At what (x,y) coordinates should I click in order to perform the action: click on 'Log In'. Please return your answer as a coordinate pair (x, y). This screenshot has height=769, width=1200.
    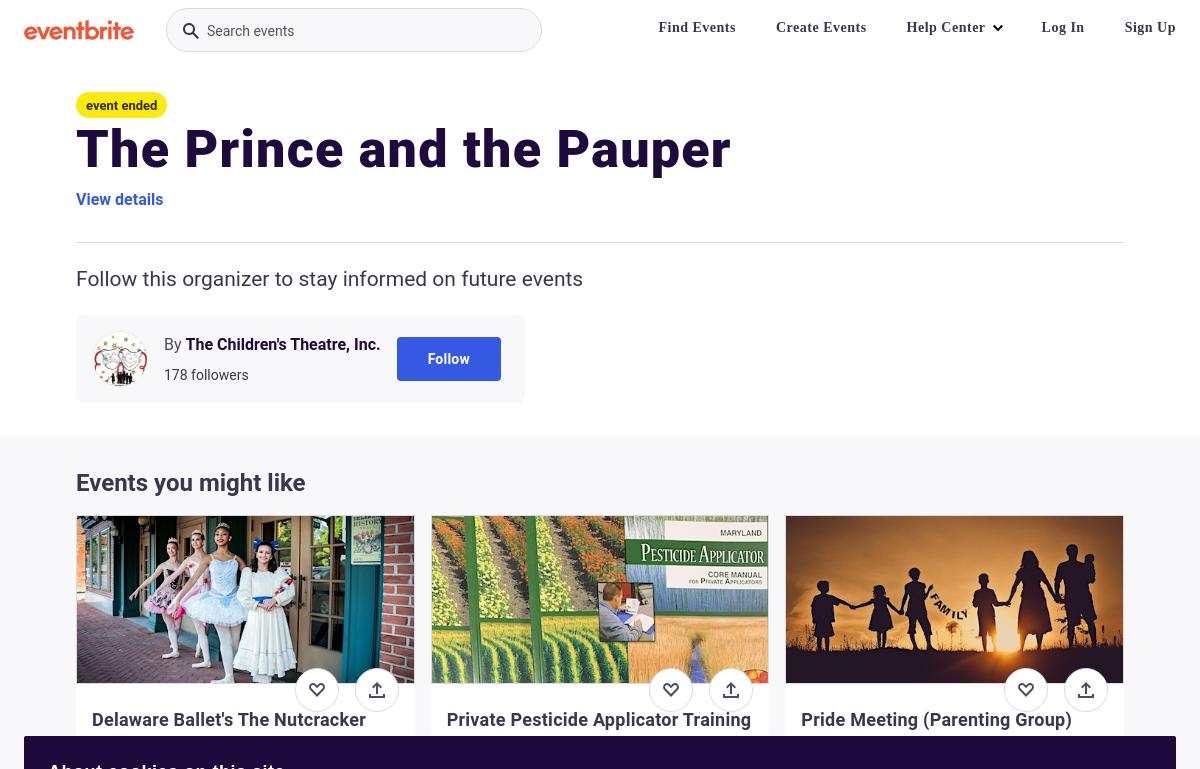
    Looking at the image, I should click on (1061, 26).